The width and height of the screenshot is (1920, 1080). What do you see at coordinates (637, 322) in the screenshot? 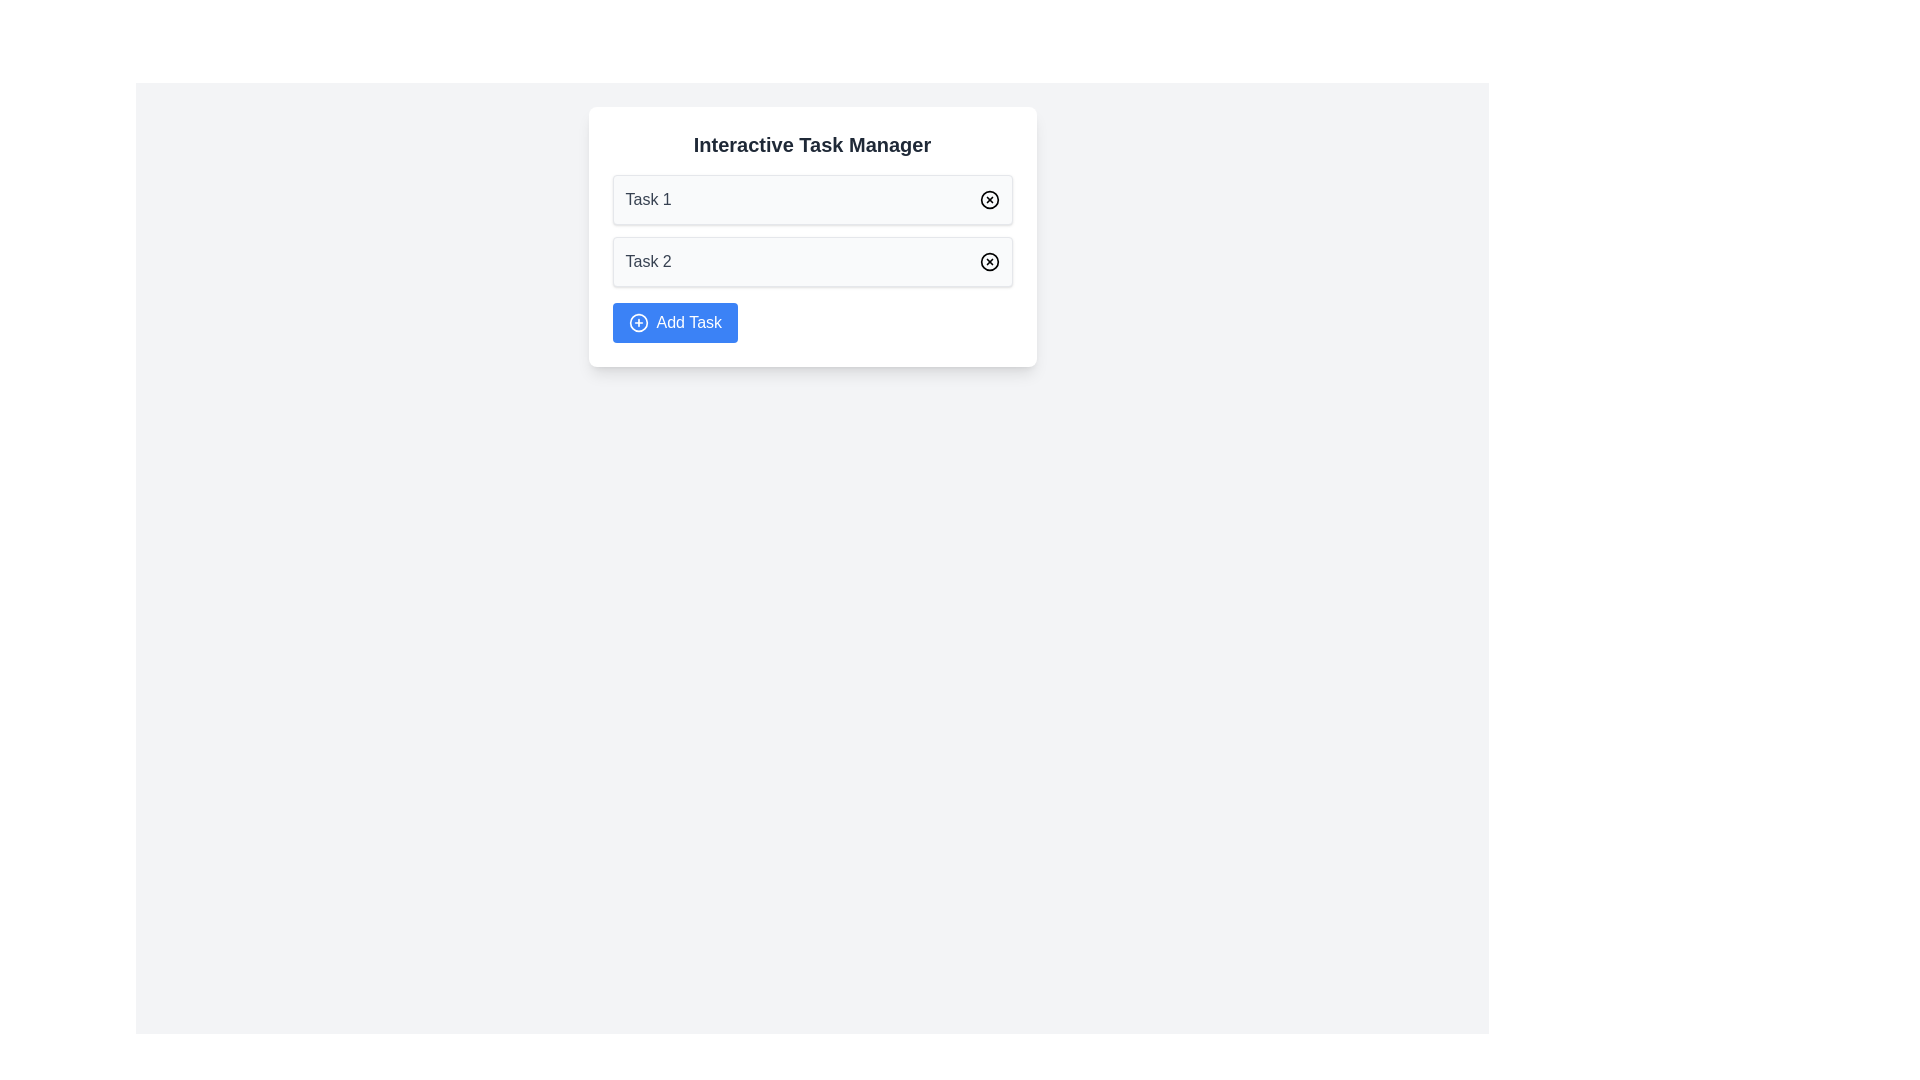
I see `the decorative icon within the 'Add Task' button group` at bounding box center [637, 322].